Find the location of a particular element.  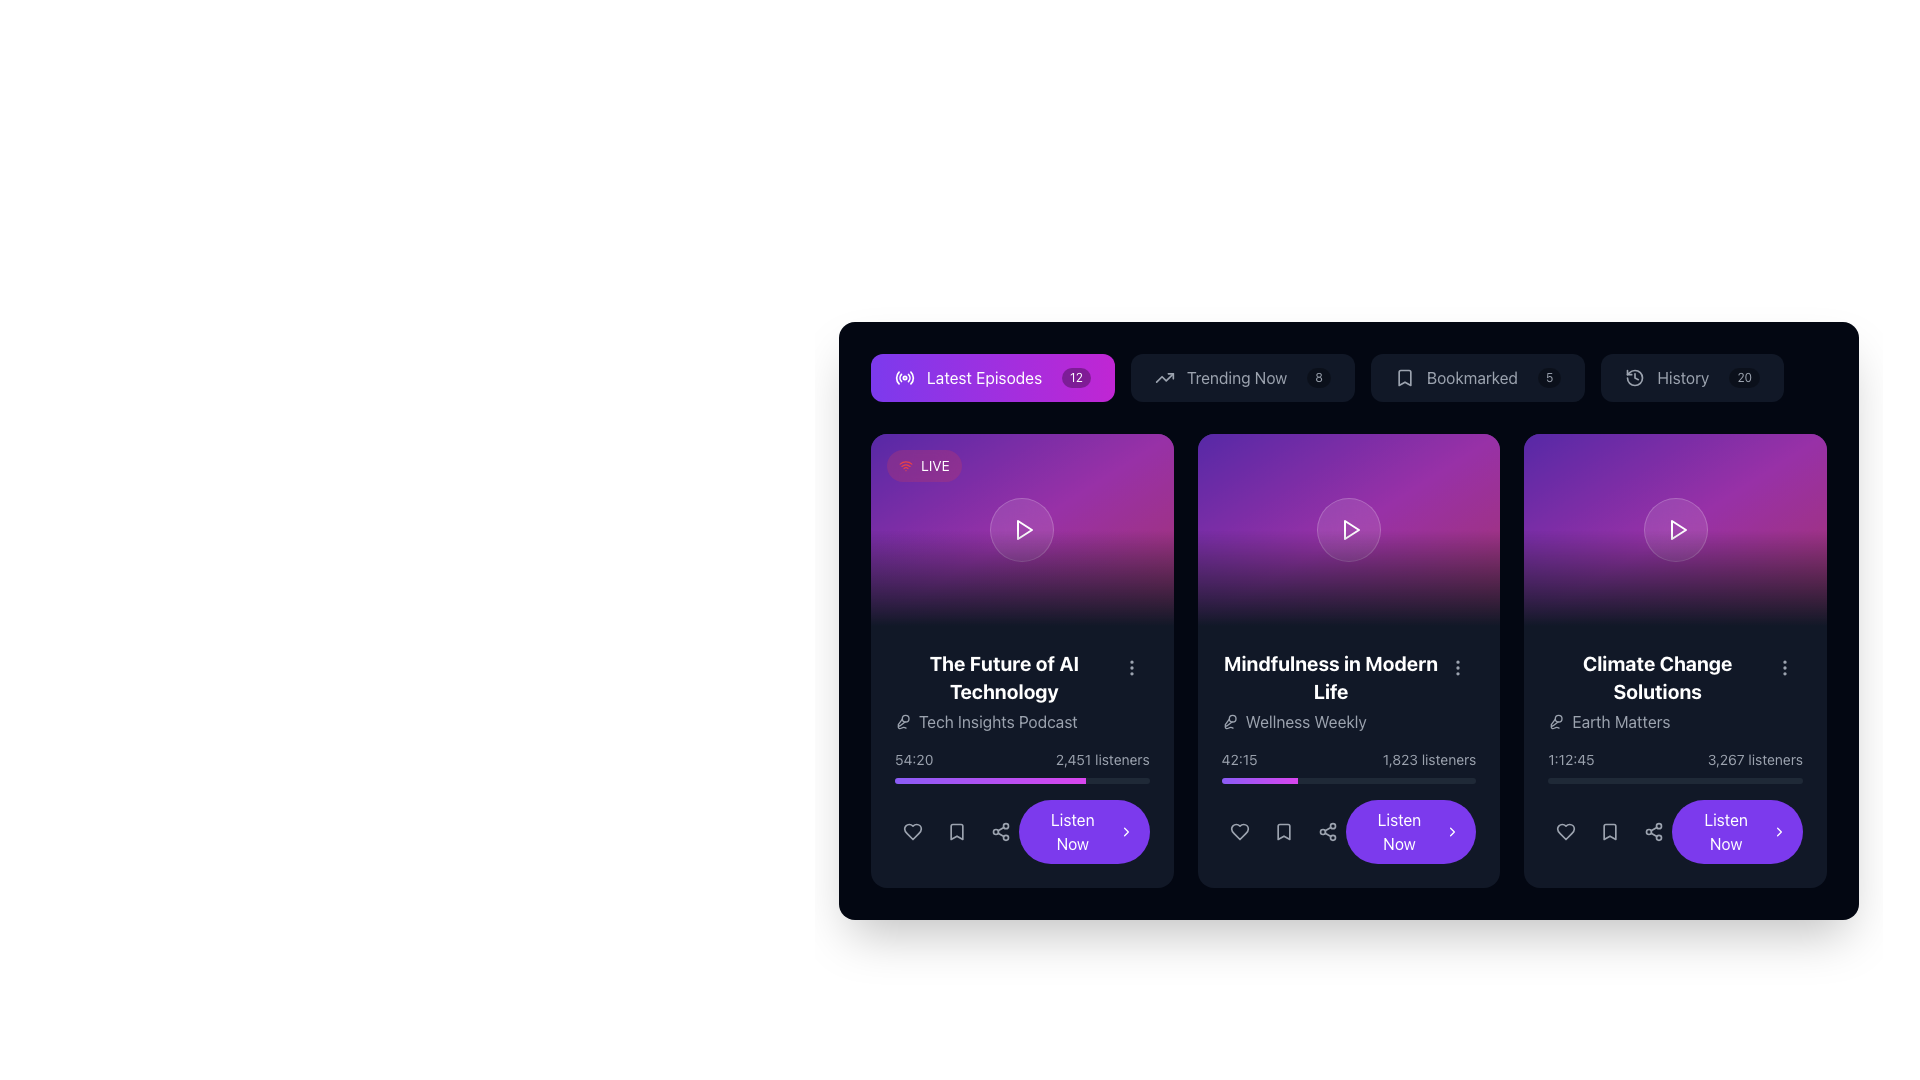

the heart-shaped icon located at the bottom-left corner of the first podcast episode card to like it is located at coordinates (911, 832).